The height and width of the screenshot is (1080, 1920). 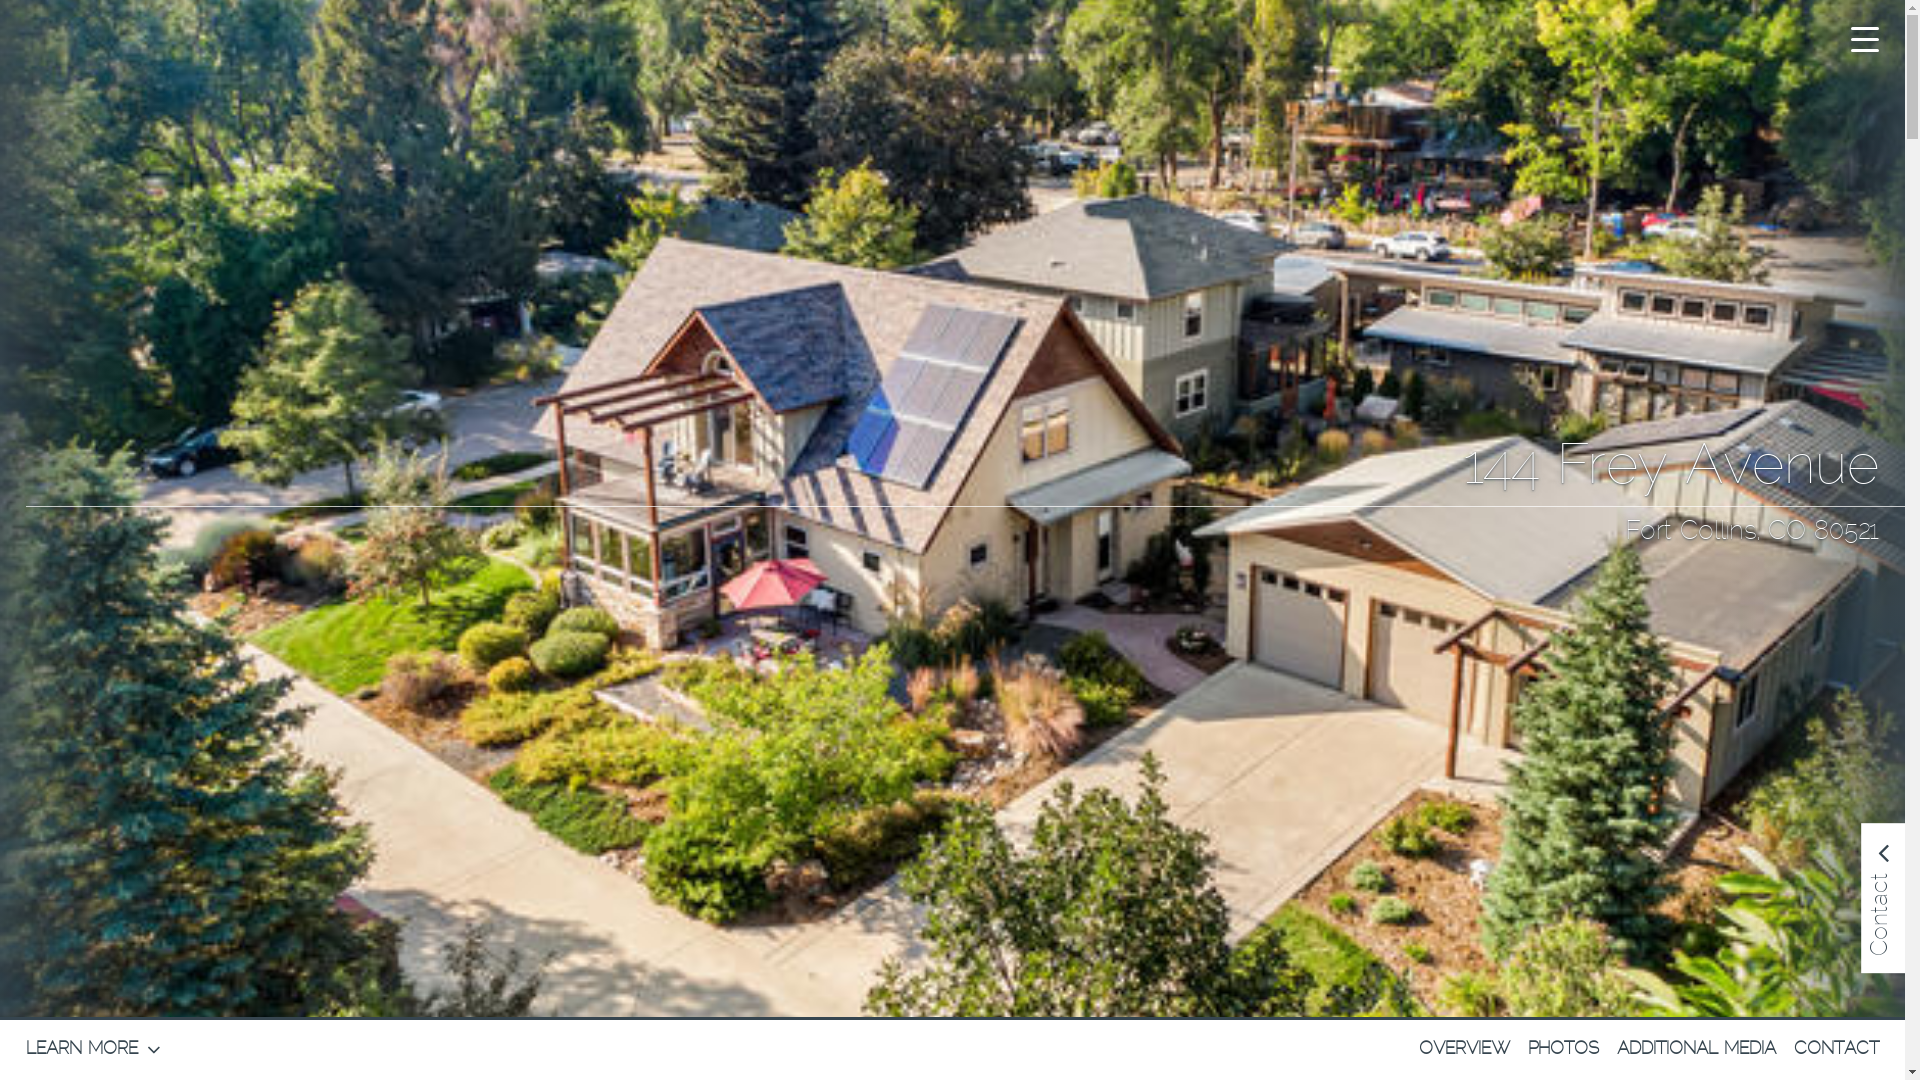 I want to click on 'PHOTOS', so click(x=1562, y=1048).